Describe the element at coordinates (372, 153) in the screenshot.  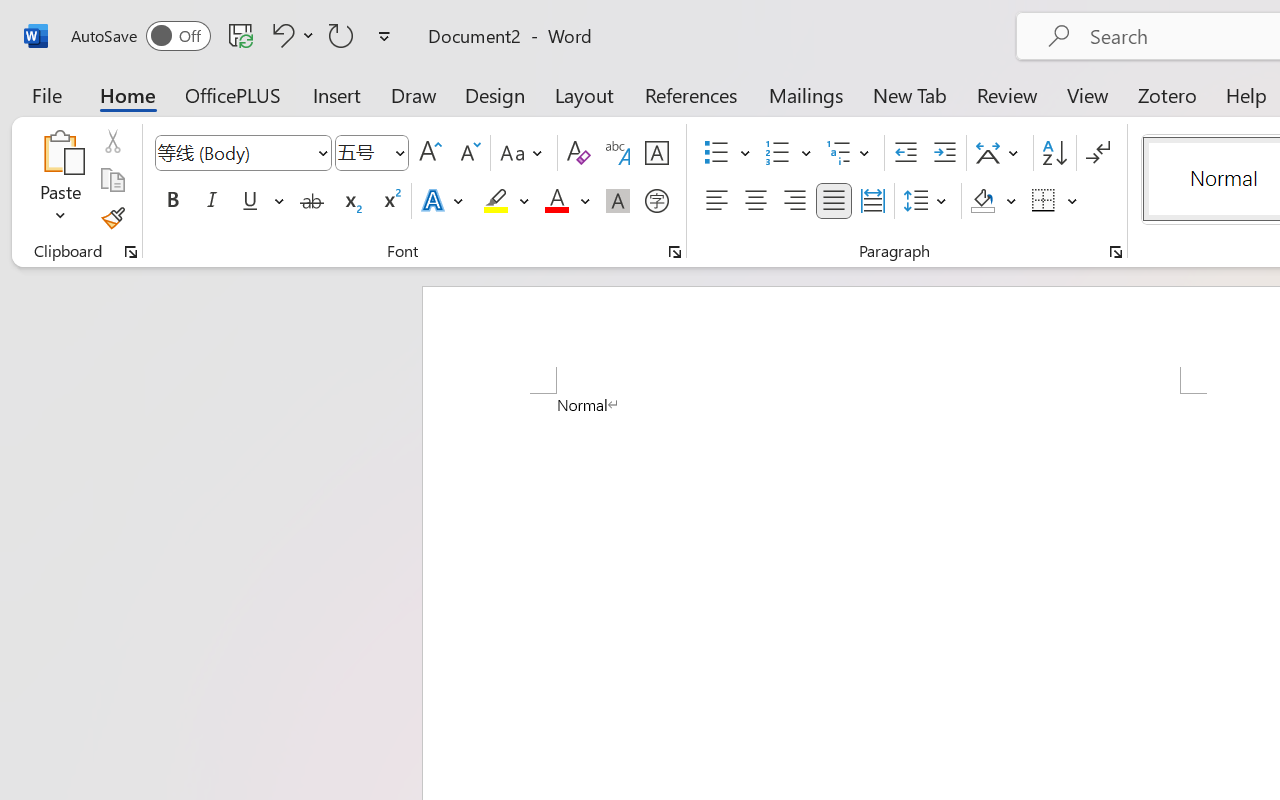
I see `'Font Size'` at that location.